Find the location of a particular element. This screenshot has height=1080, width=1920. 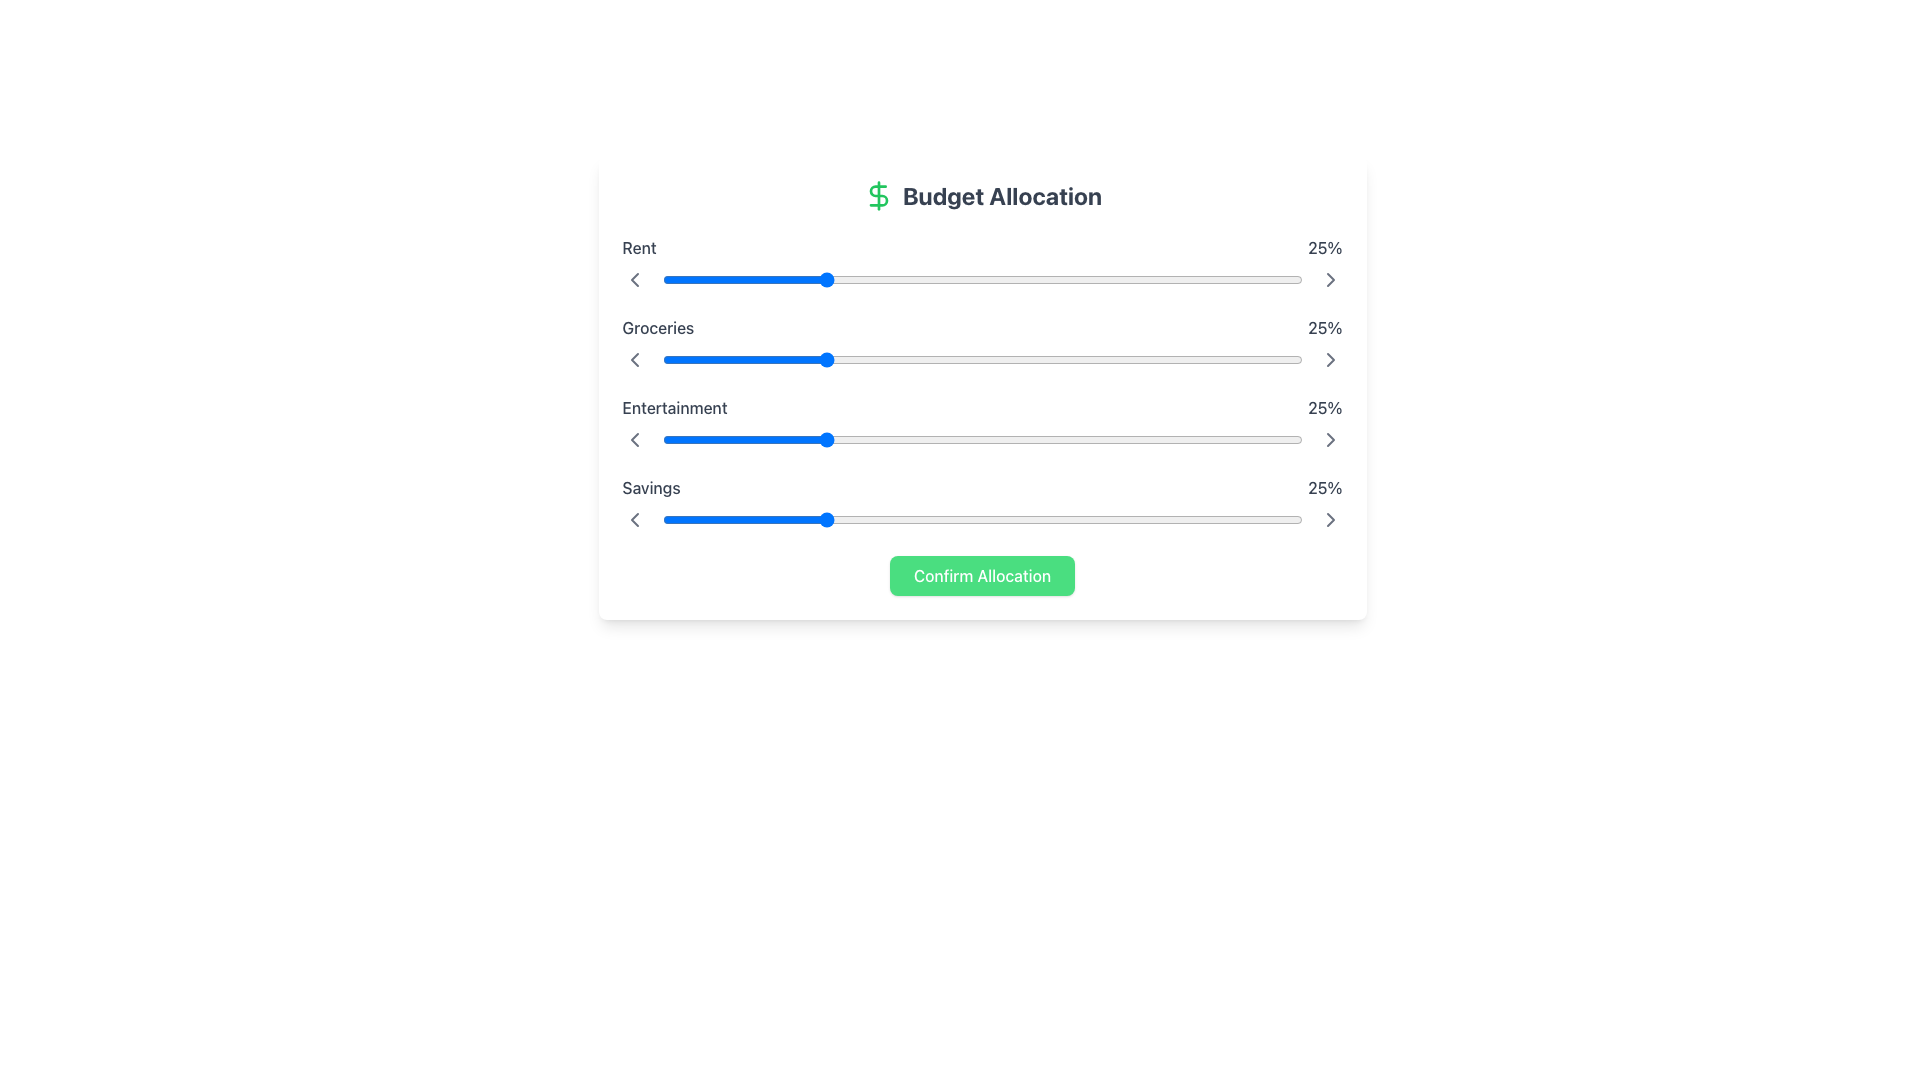

the range slider located in the budget allocation interface, which is labeled 'Groceries' on the left and '25%' on the right, to set a value is located at coordinates (982, 358).